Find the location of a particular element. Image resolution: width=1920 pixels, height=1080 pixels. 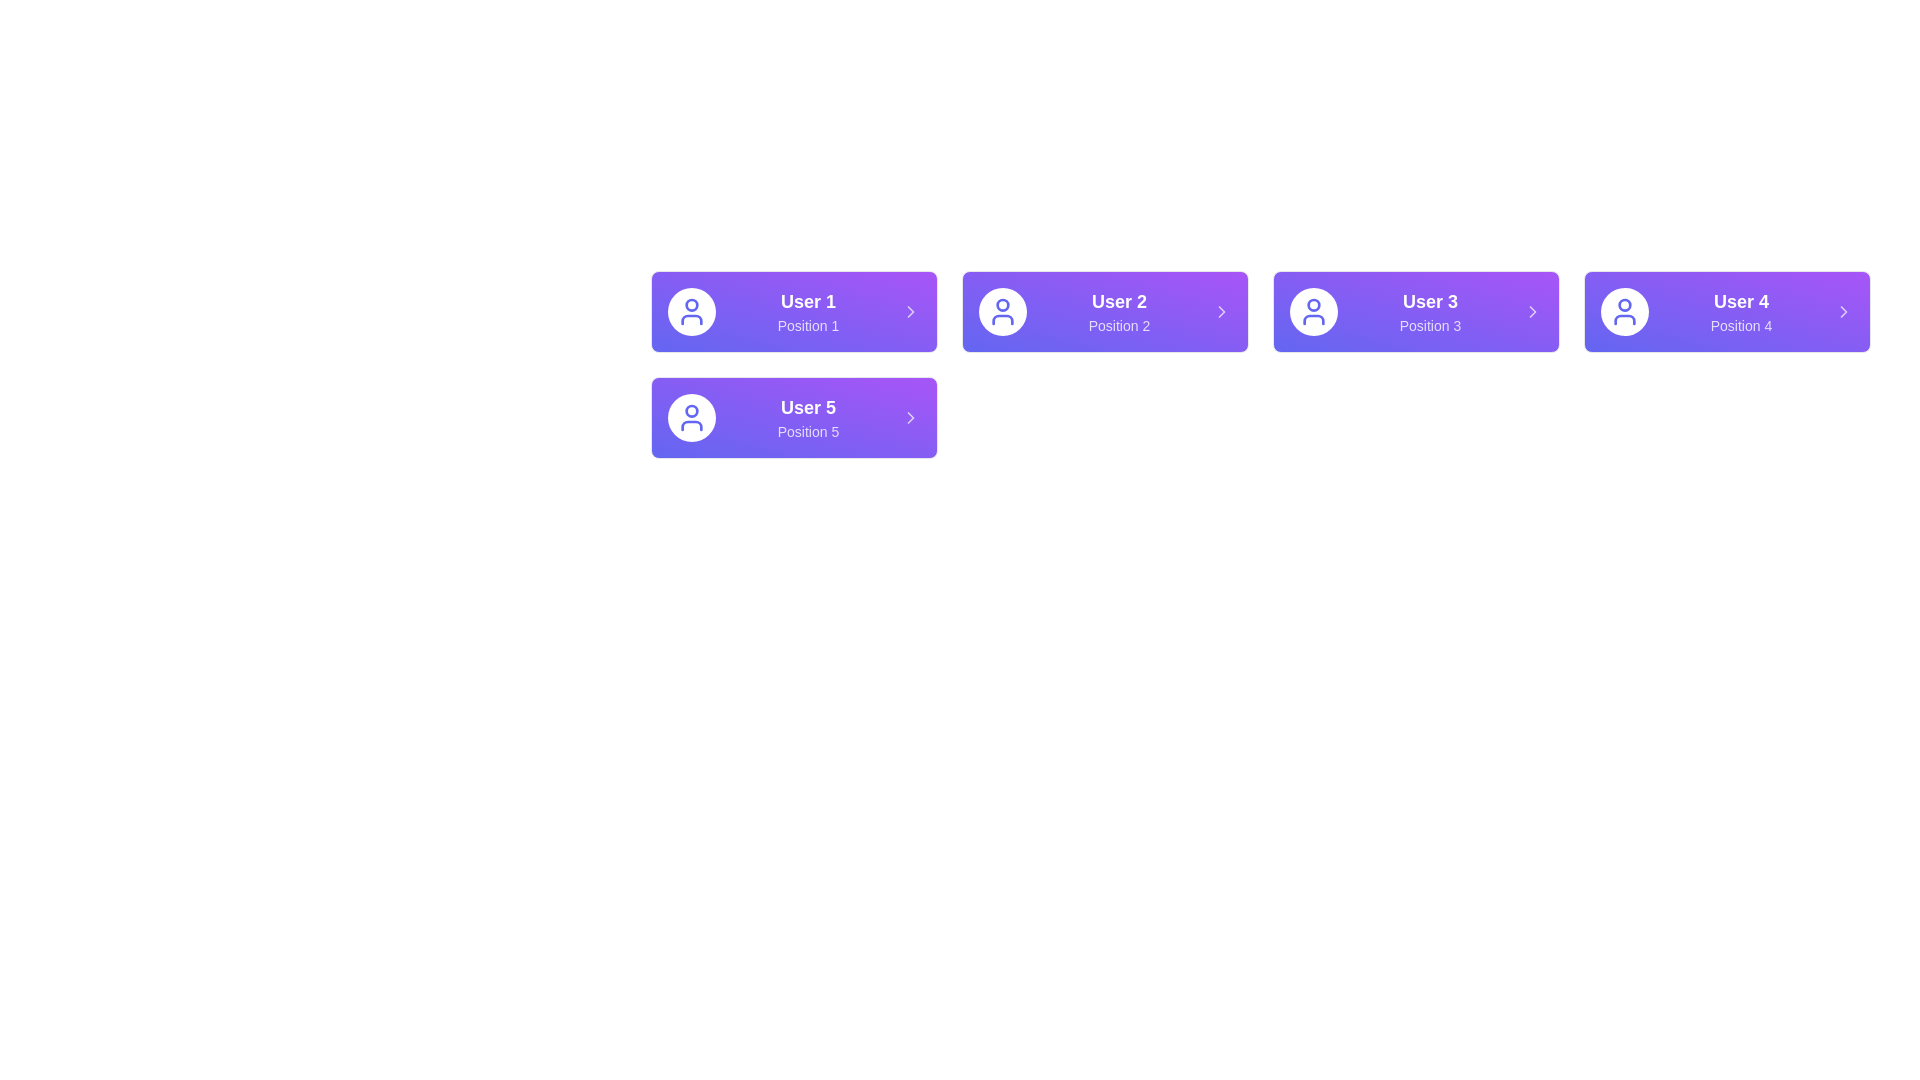

displayed text of the 'User 5' label located in the second card of the second row in the grid layout is located at coordinates (808, 407).